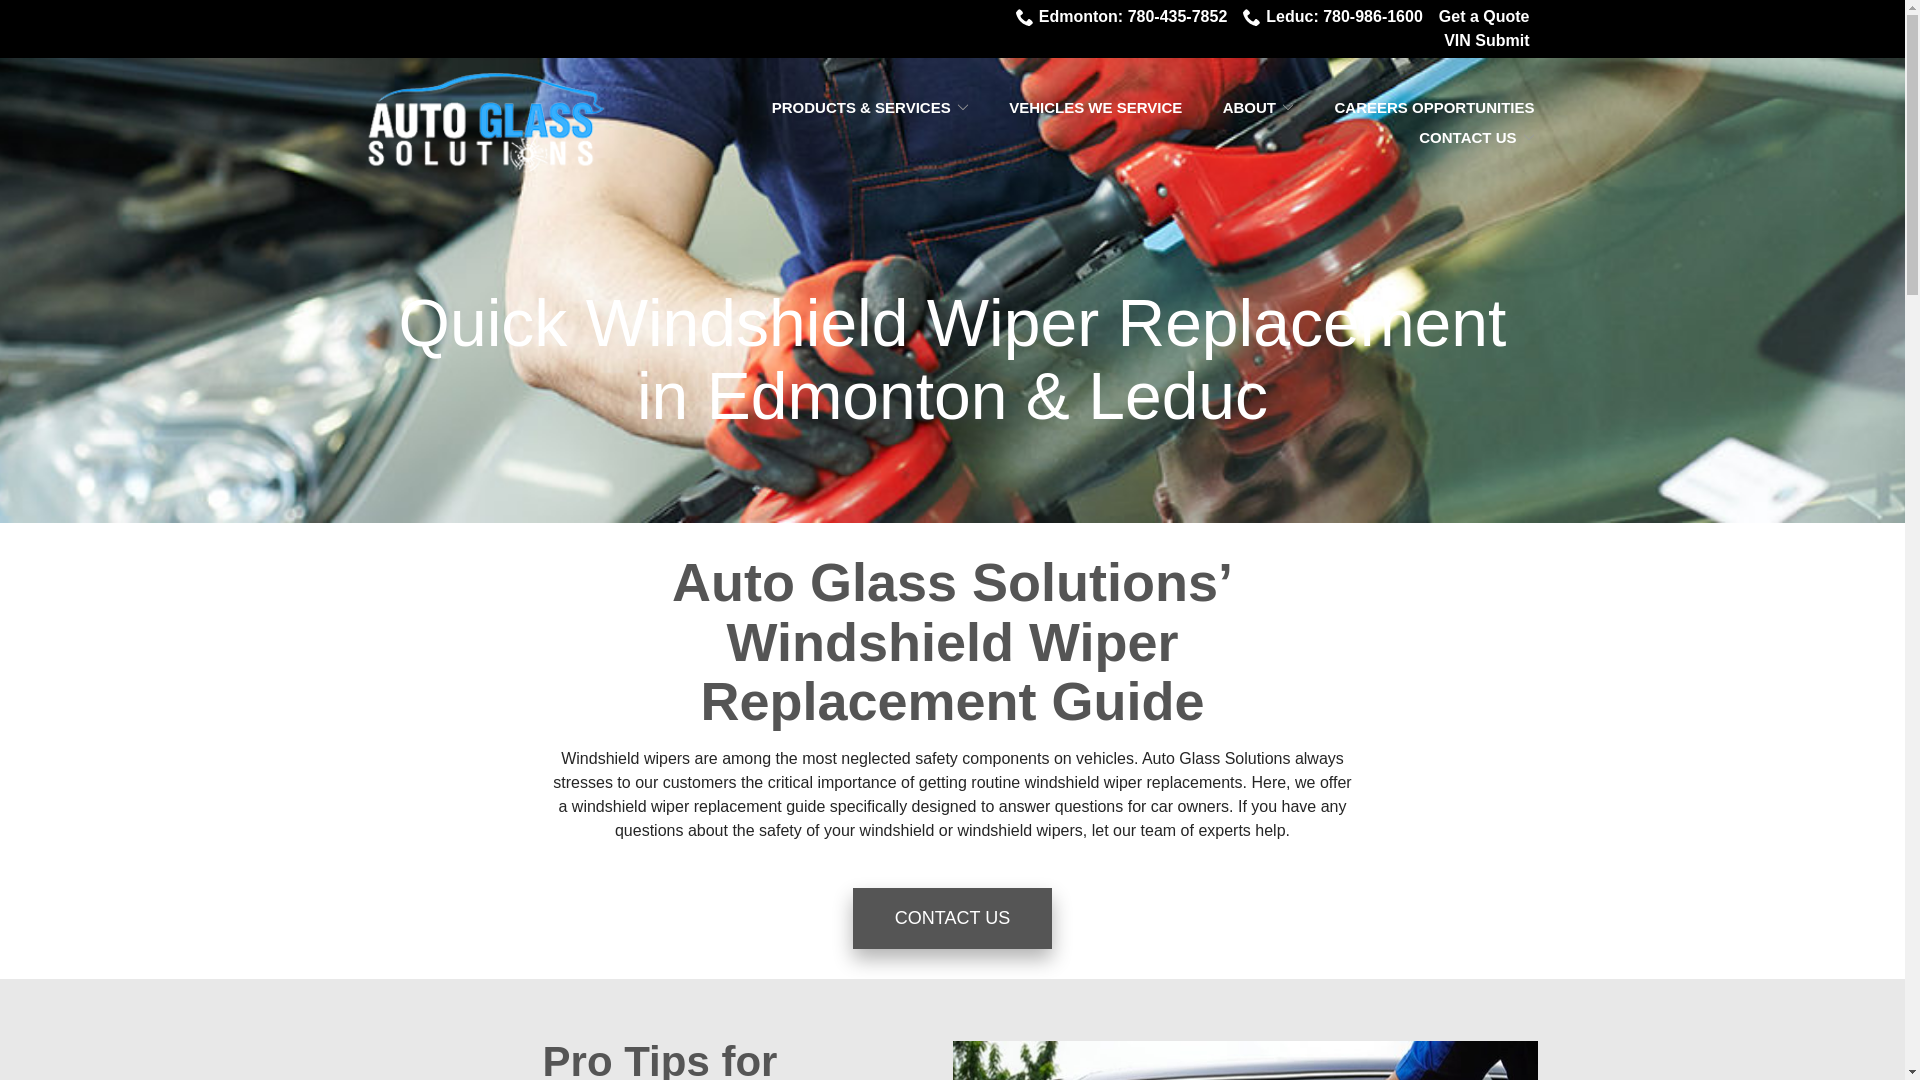 Image resolution: width=1920 pixels, height=1080 pixels. Describe the element at coordinates (1486, 41) in the screenshot. I see `'VIN Submit'` at that location.